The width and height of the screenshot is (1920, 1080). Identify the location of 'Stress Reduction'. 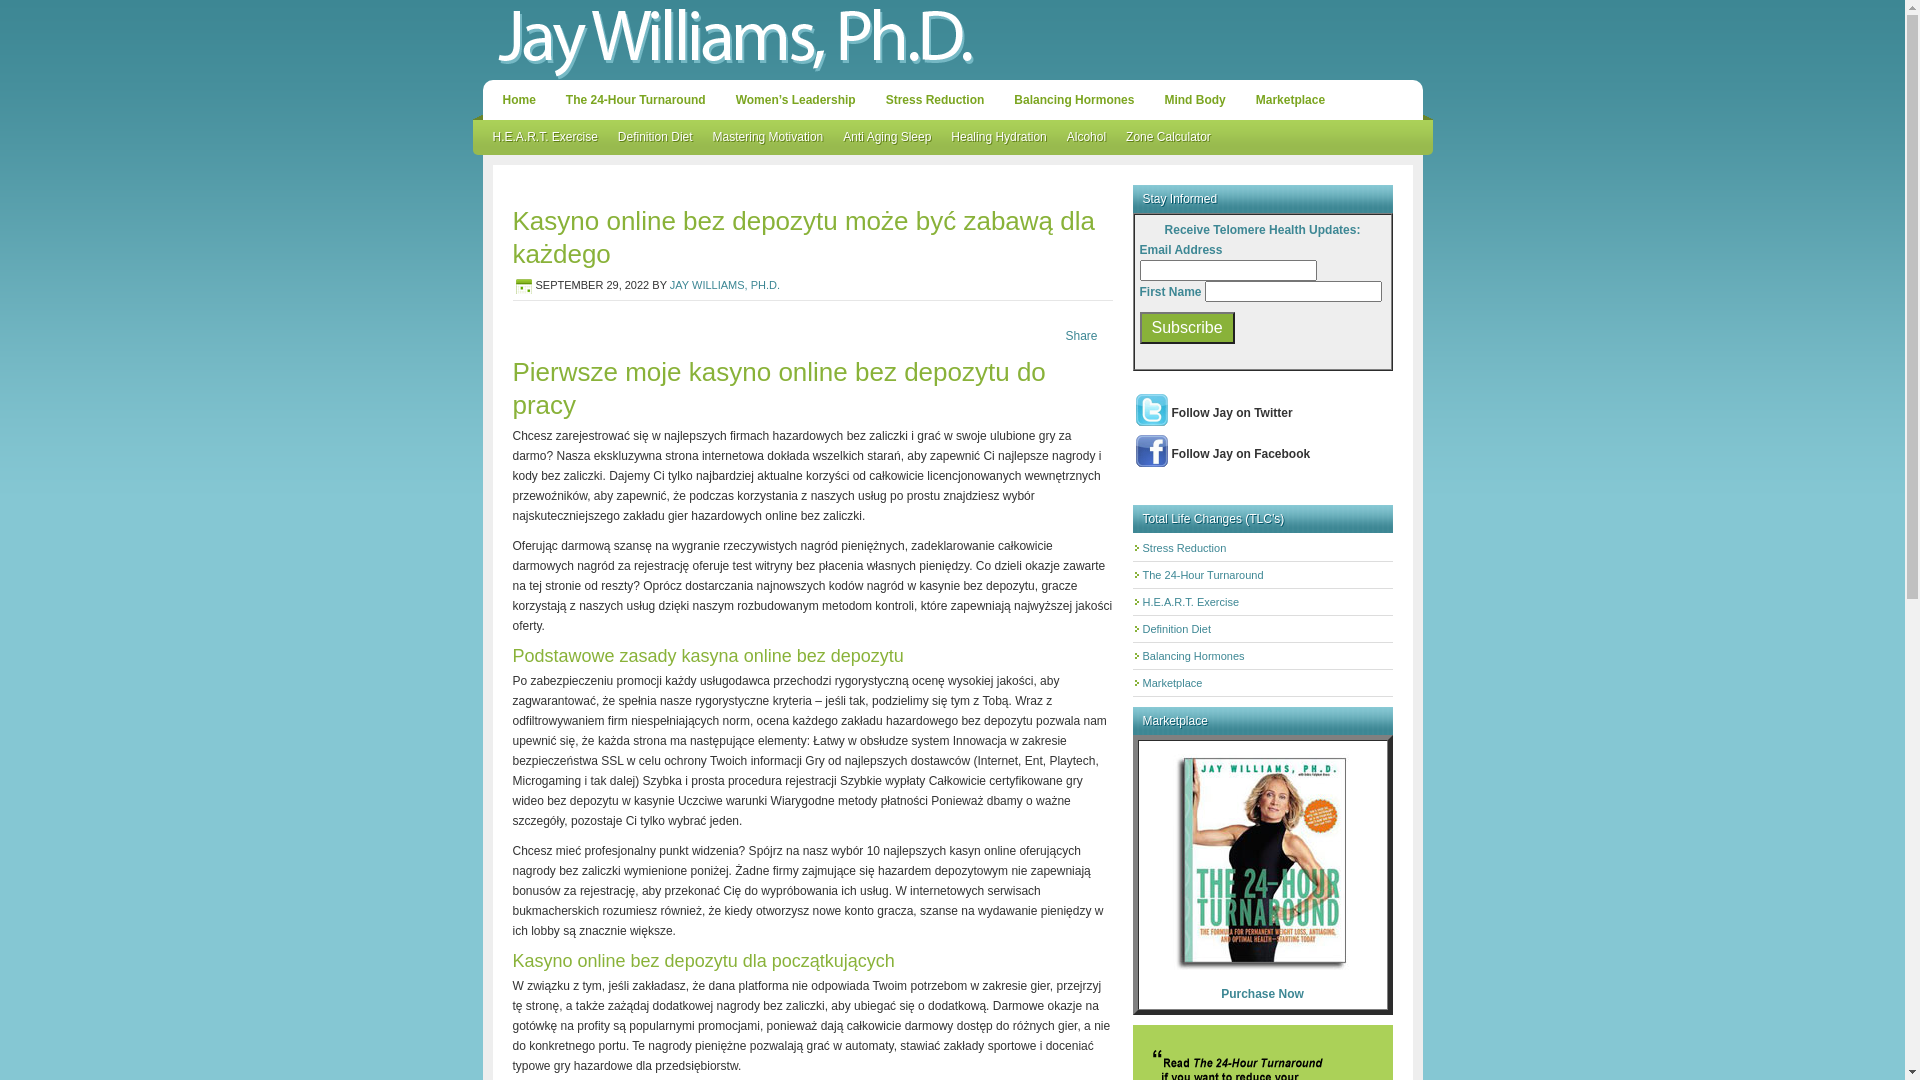
(934, 100).